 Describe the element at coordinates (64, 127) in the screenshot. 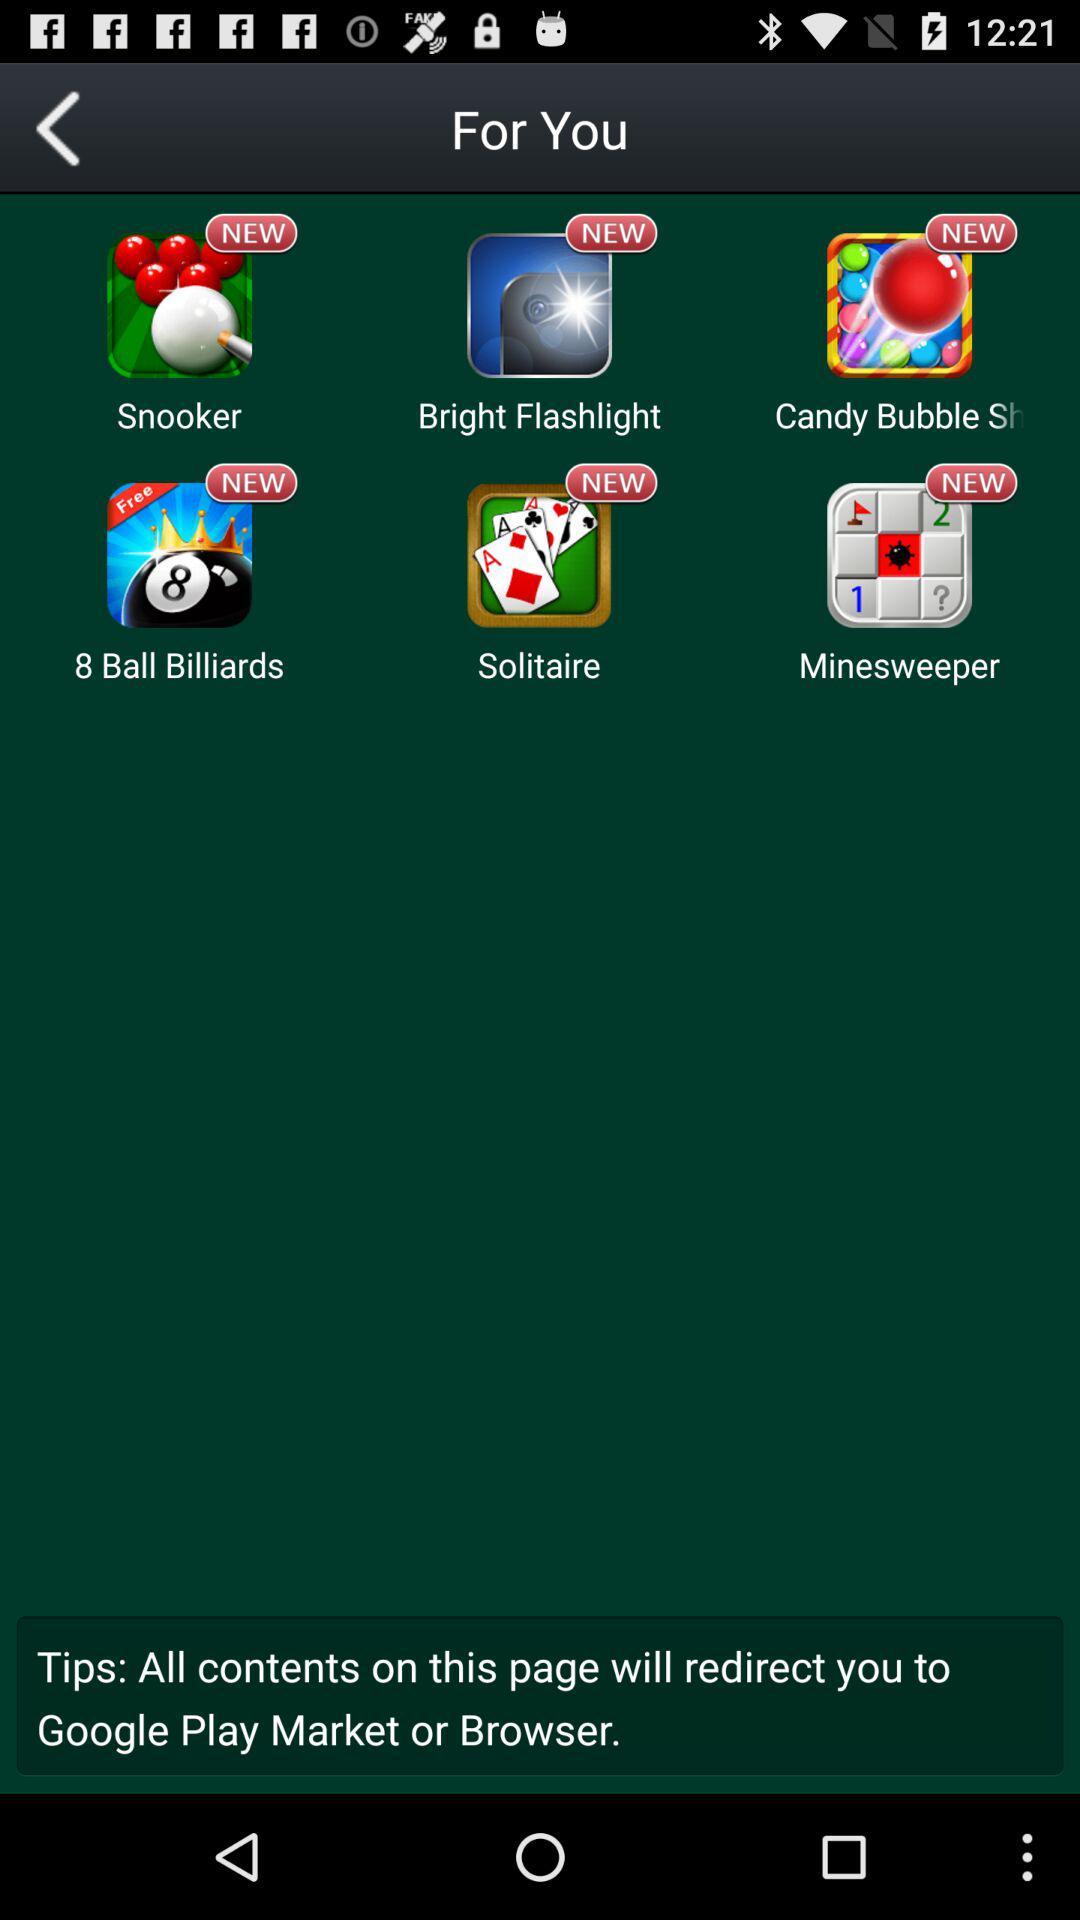

I see `previous` at that location.